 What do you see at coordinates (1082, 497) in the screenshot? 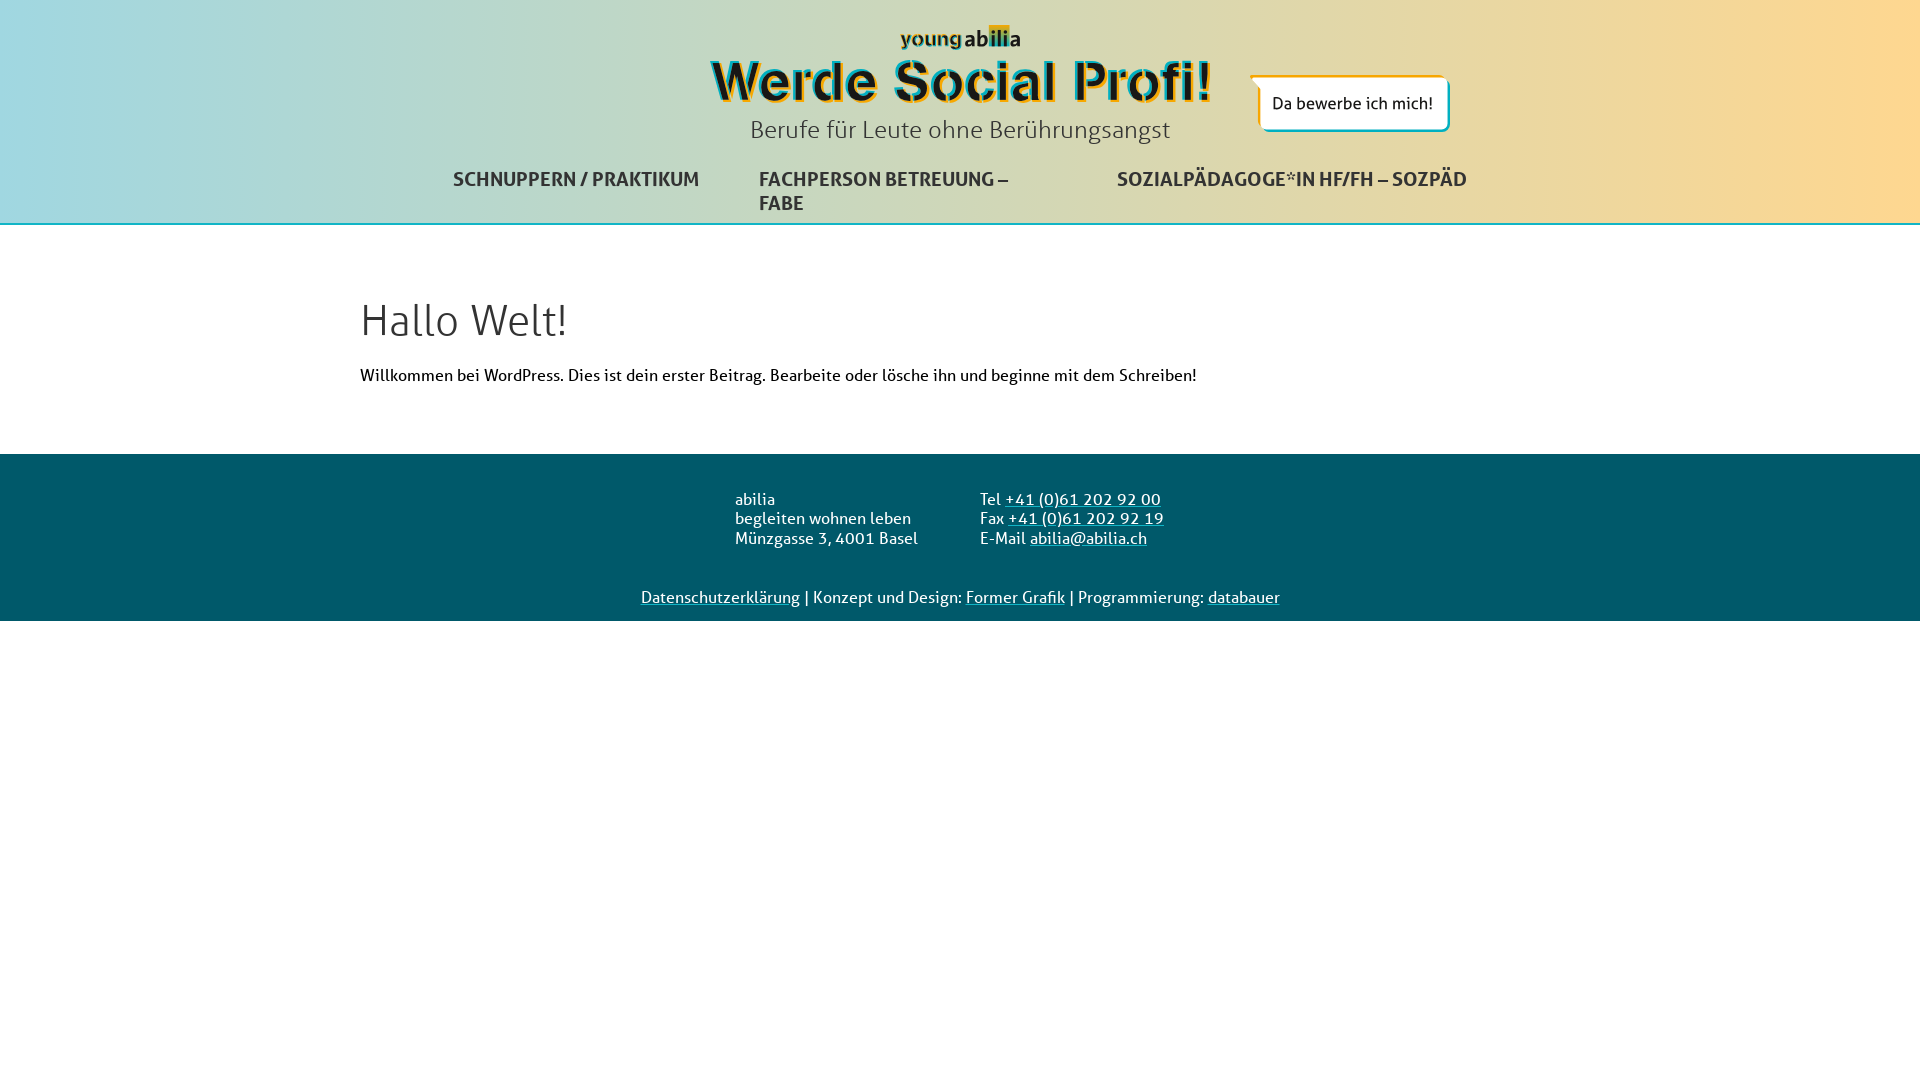
I see `'+41 (0)61 202 92 00'` at bounding box center [1082, 497].